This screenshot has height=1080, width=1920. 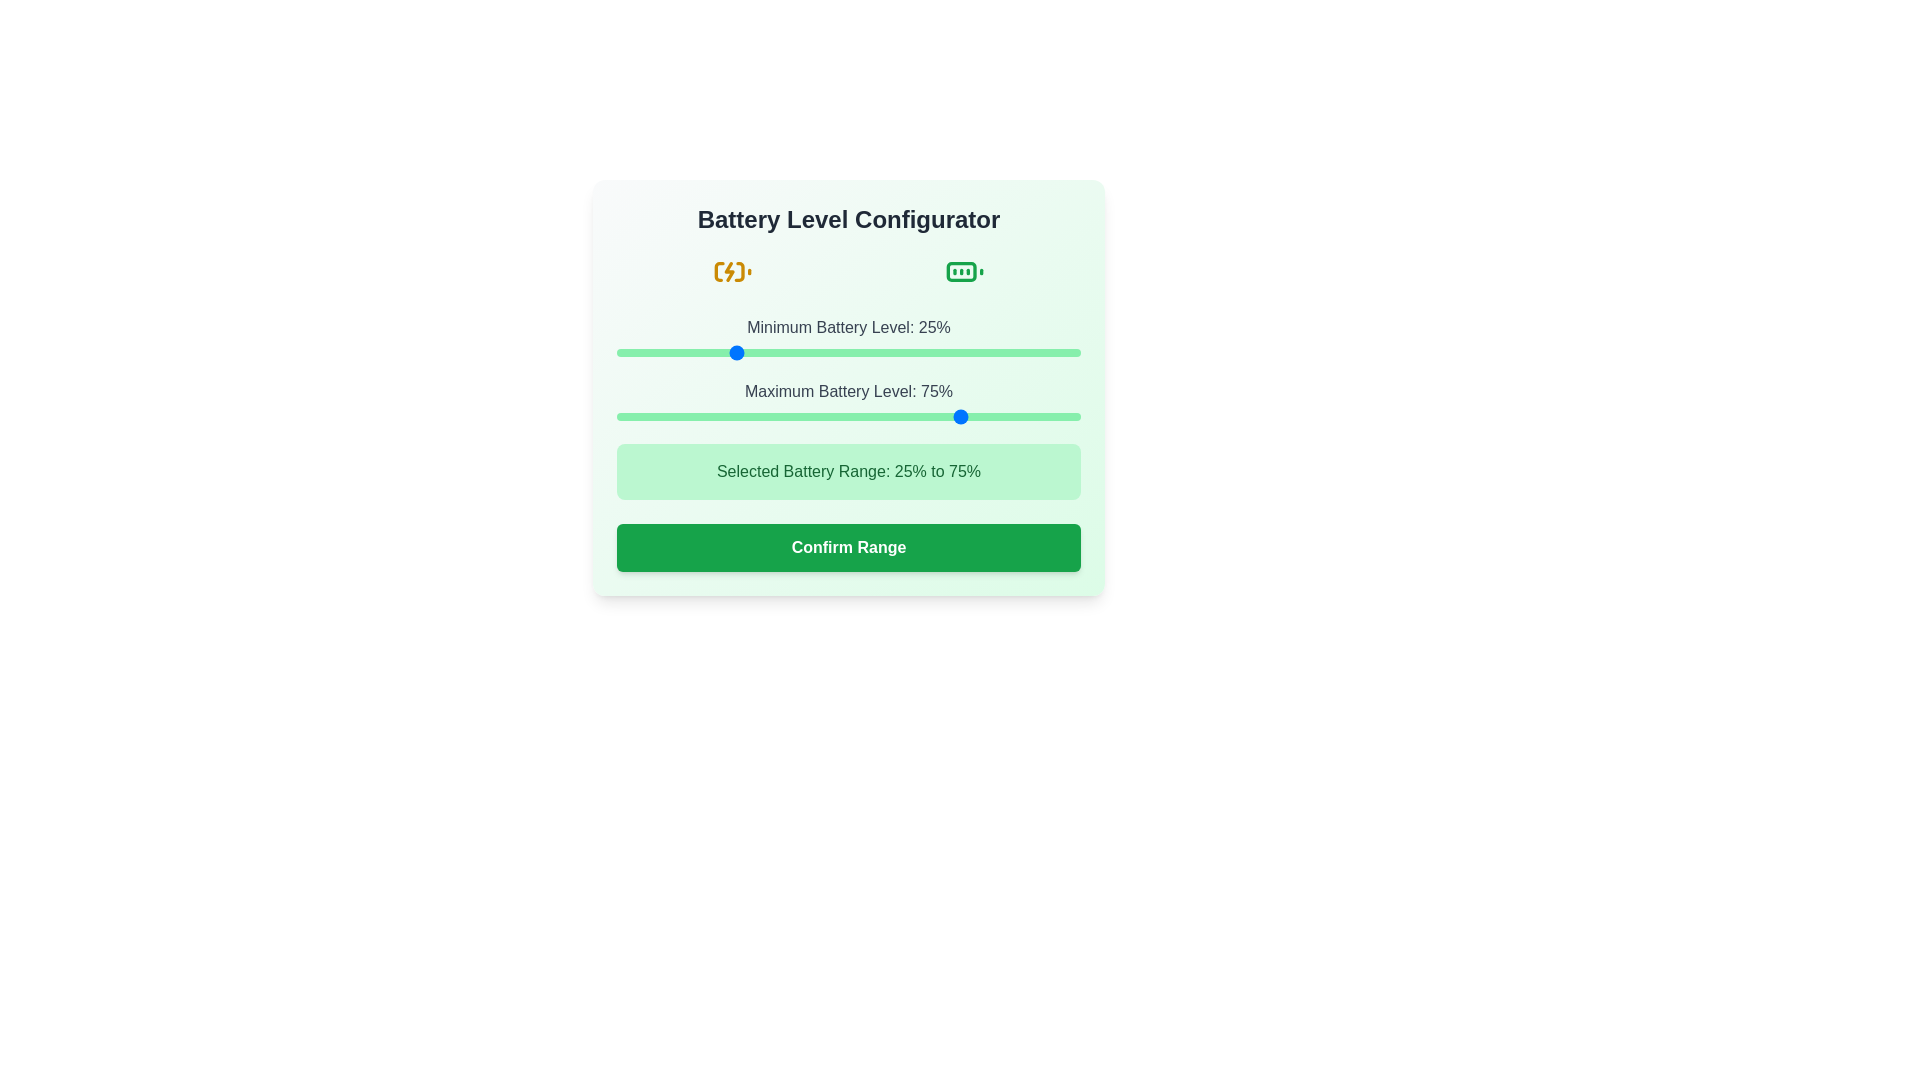 I want to click on the maximum battery level, so click(x=1016, y=415).